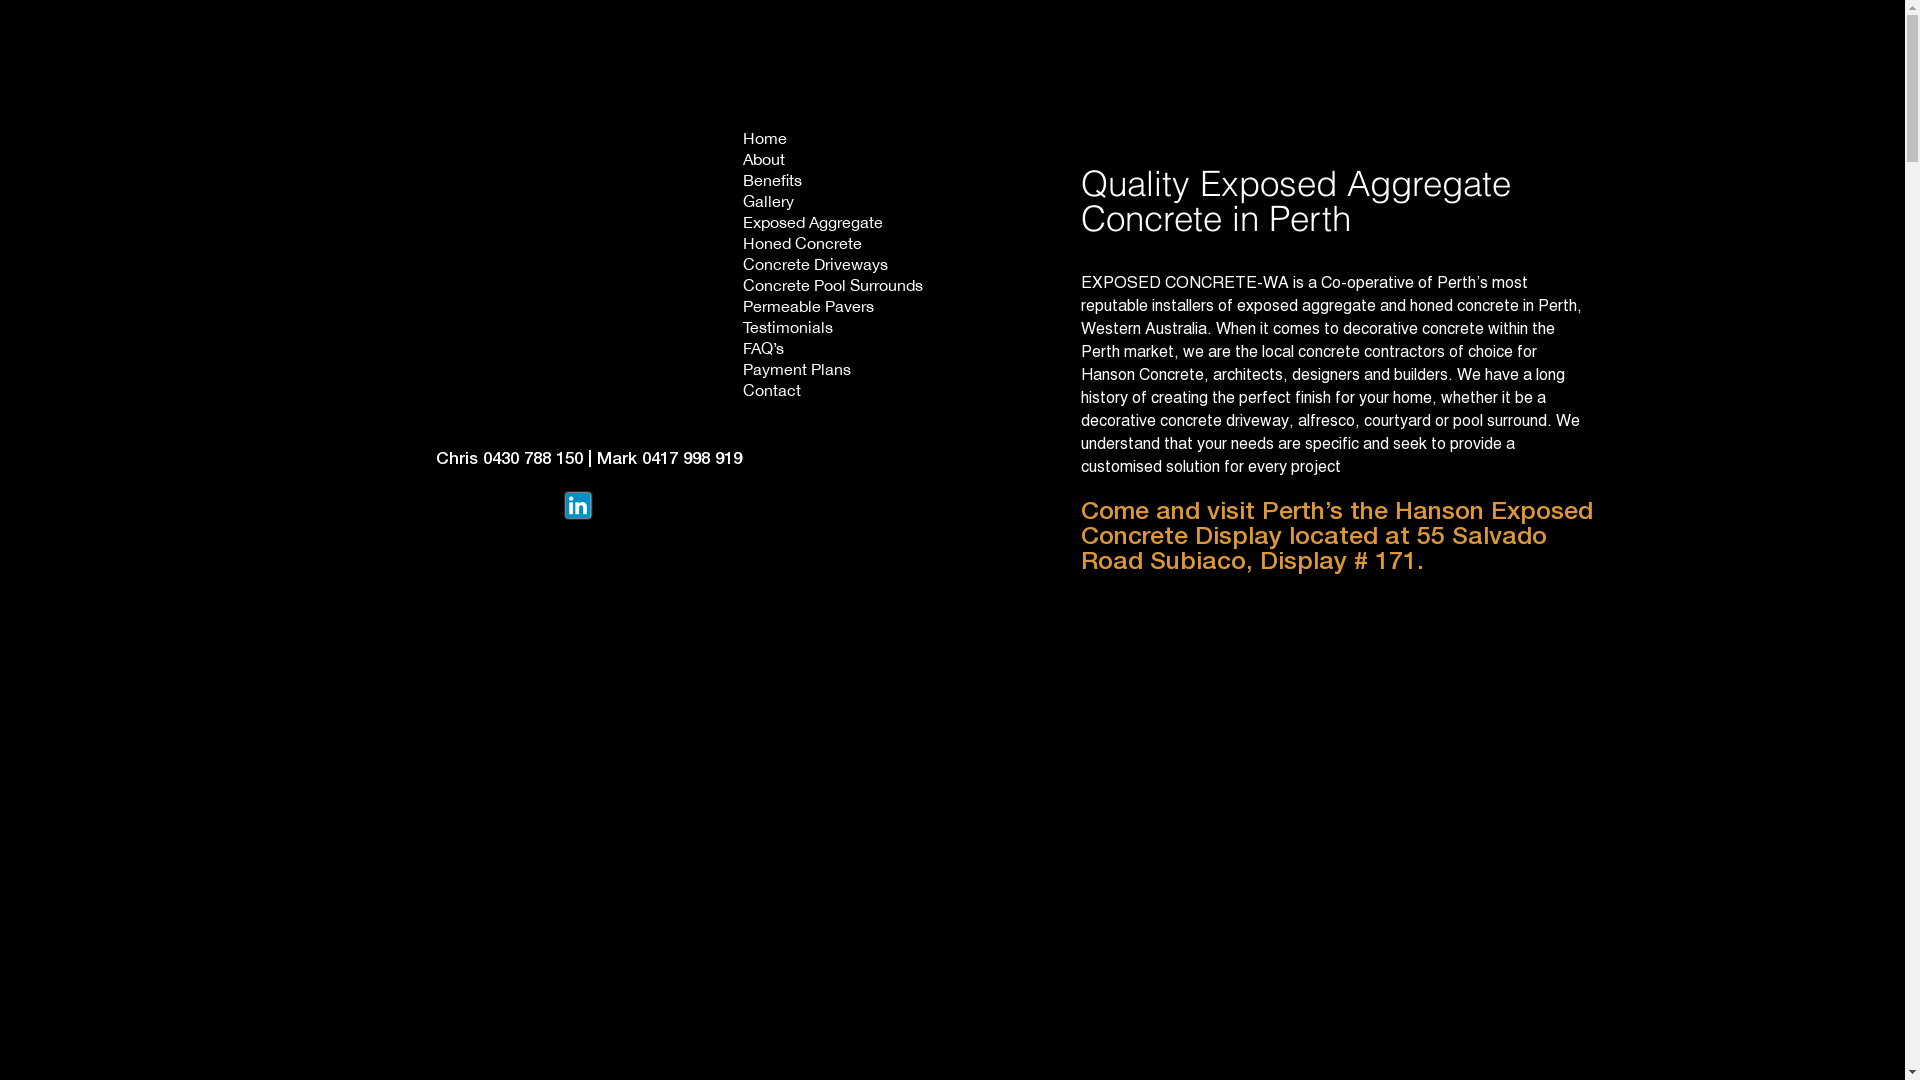  I want to click on 'Concrete Pool Surrounds', so click(833, 287).